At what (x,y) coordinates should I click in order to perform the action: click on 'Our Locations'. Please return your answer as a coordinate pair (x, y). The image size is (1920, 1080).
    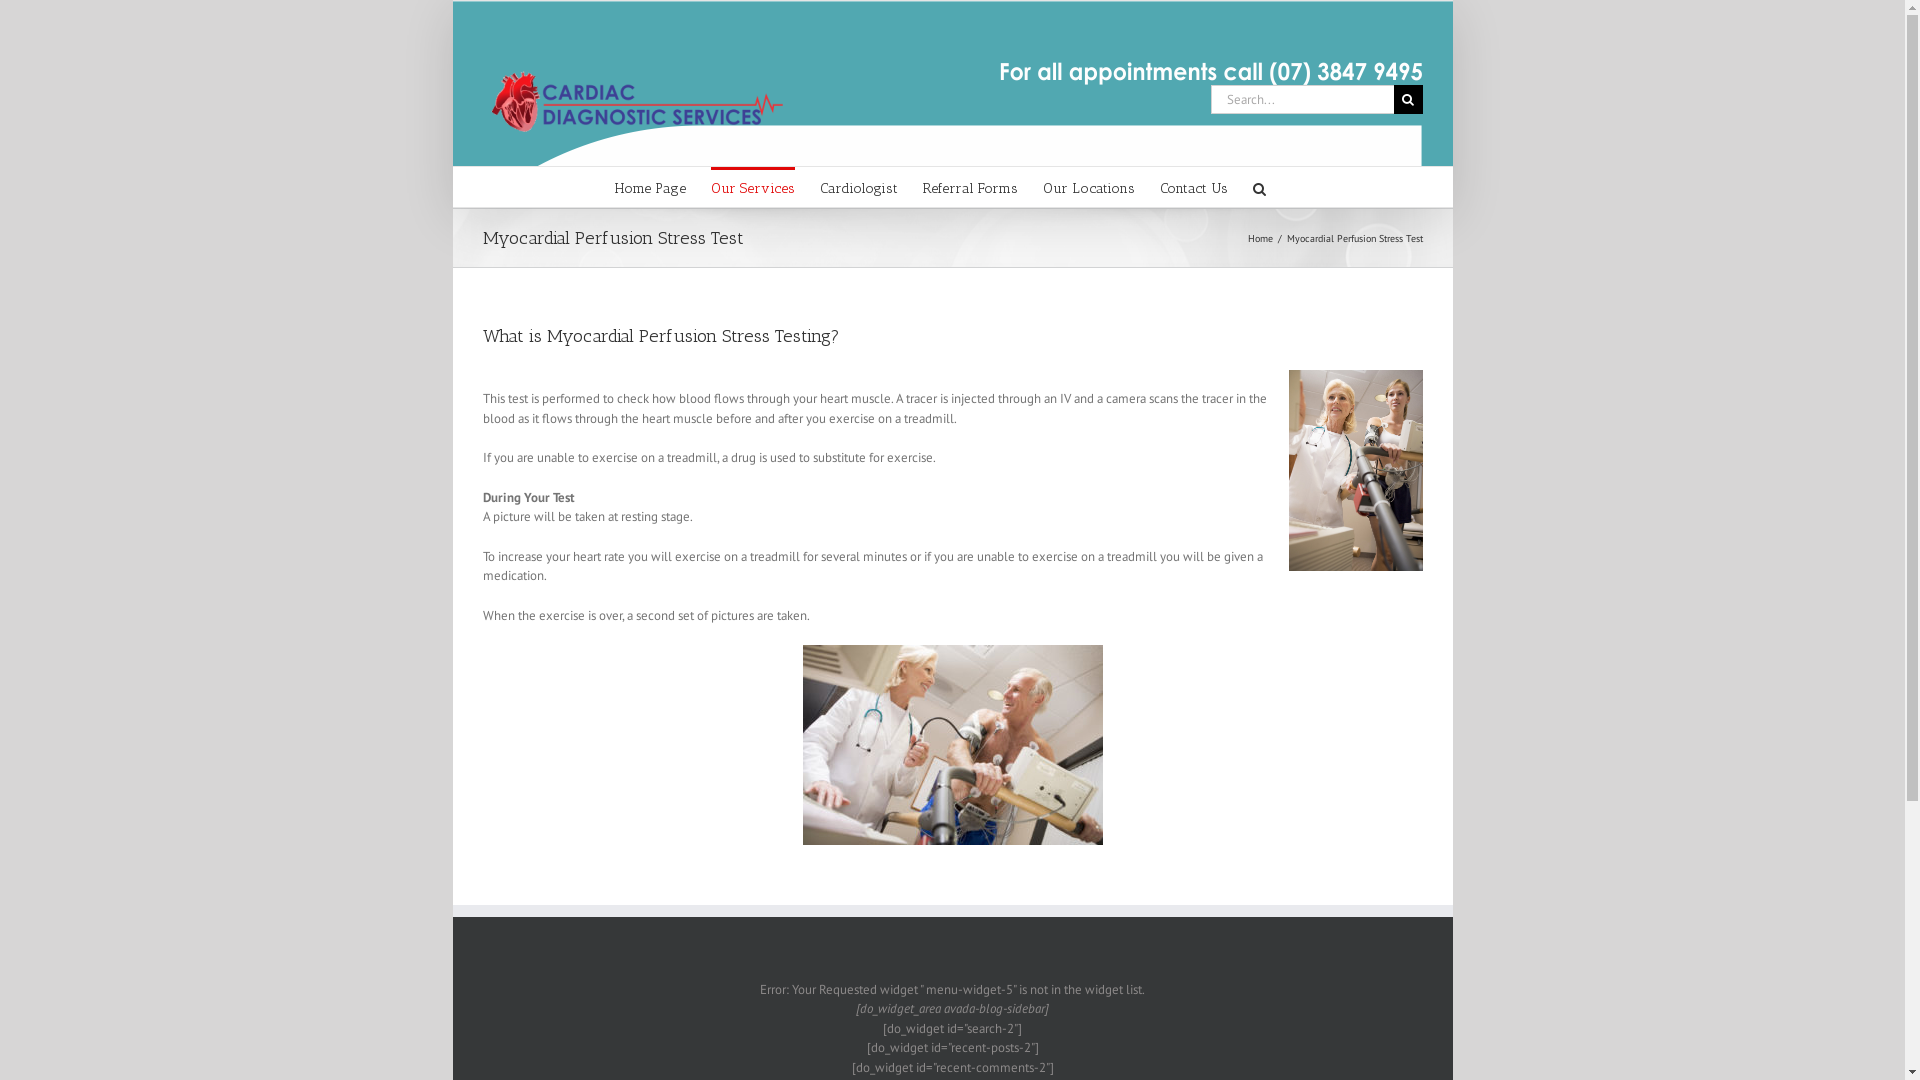
    Looking at the image, I should click on (1040, 186).